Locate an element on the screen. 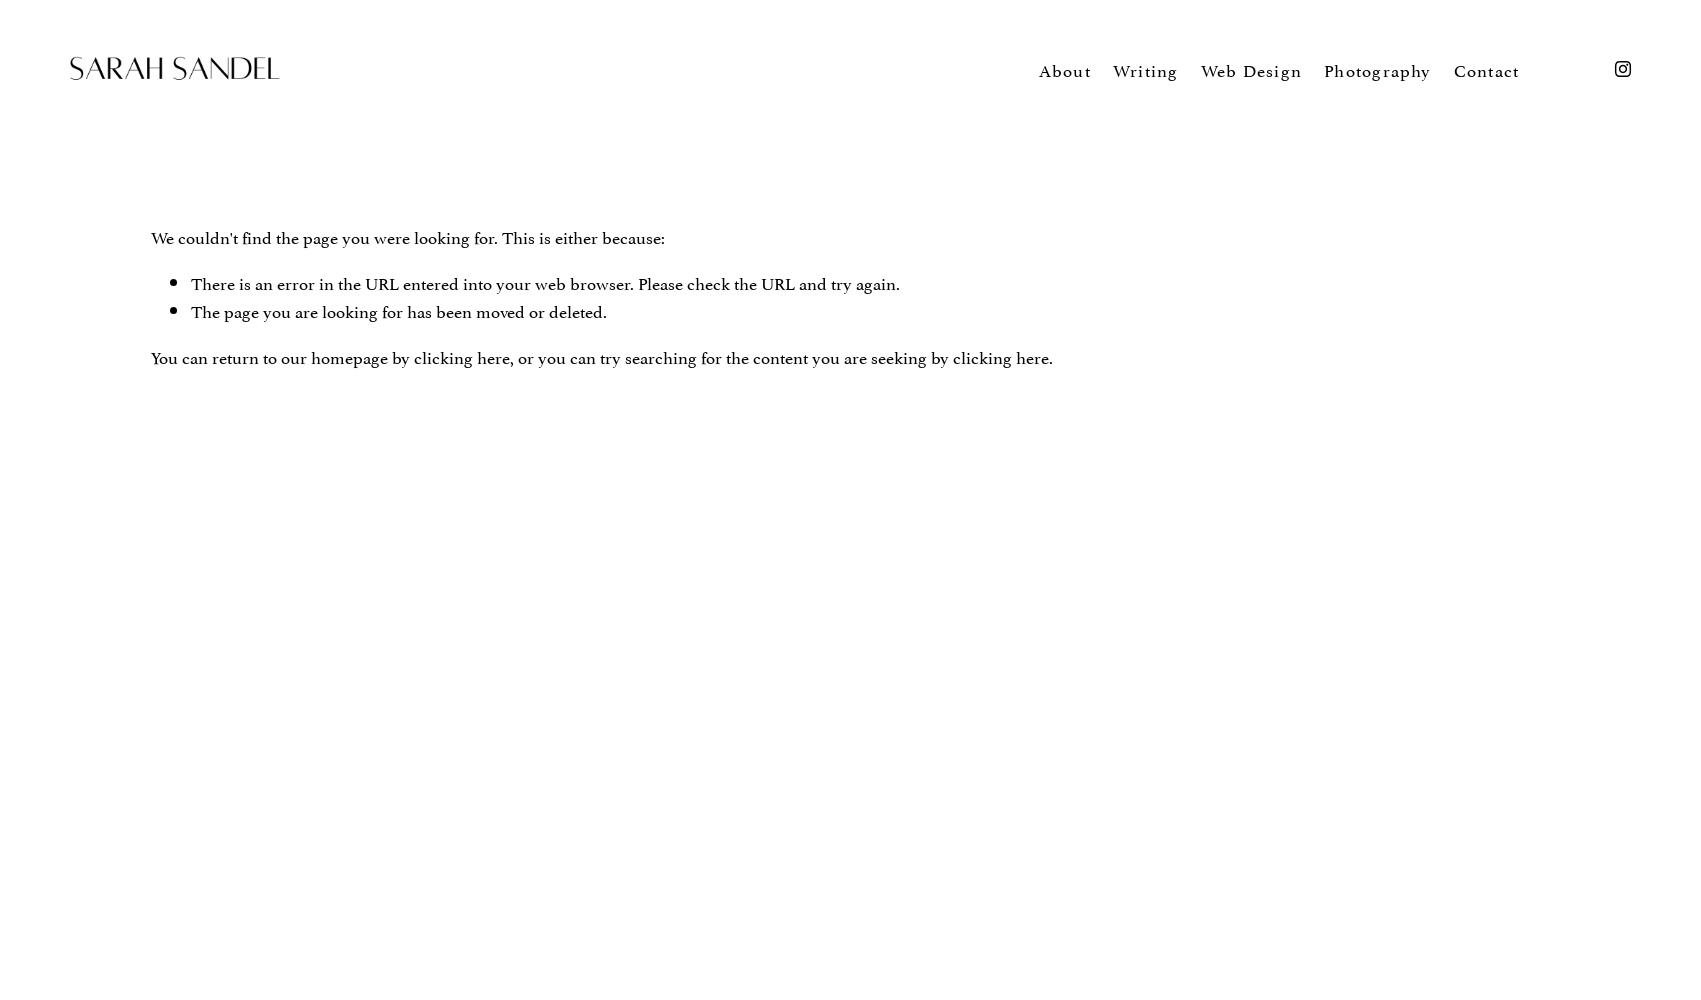 The width and height of the screenshot is (1701, 1000). 'Web Design' is located at coordinates (1250, 67).